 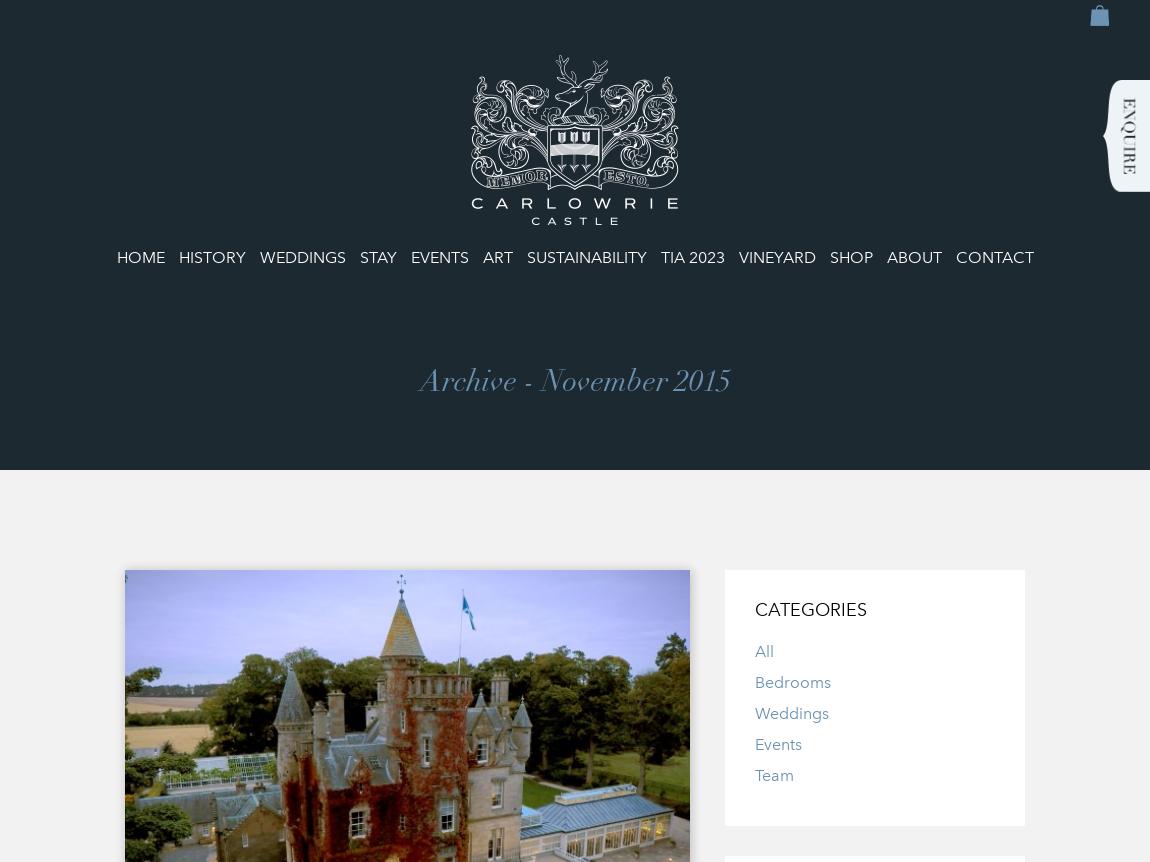 I want to click on 'Sustainability', so click(x=526, y=256).